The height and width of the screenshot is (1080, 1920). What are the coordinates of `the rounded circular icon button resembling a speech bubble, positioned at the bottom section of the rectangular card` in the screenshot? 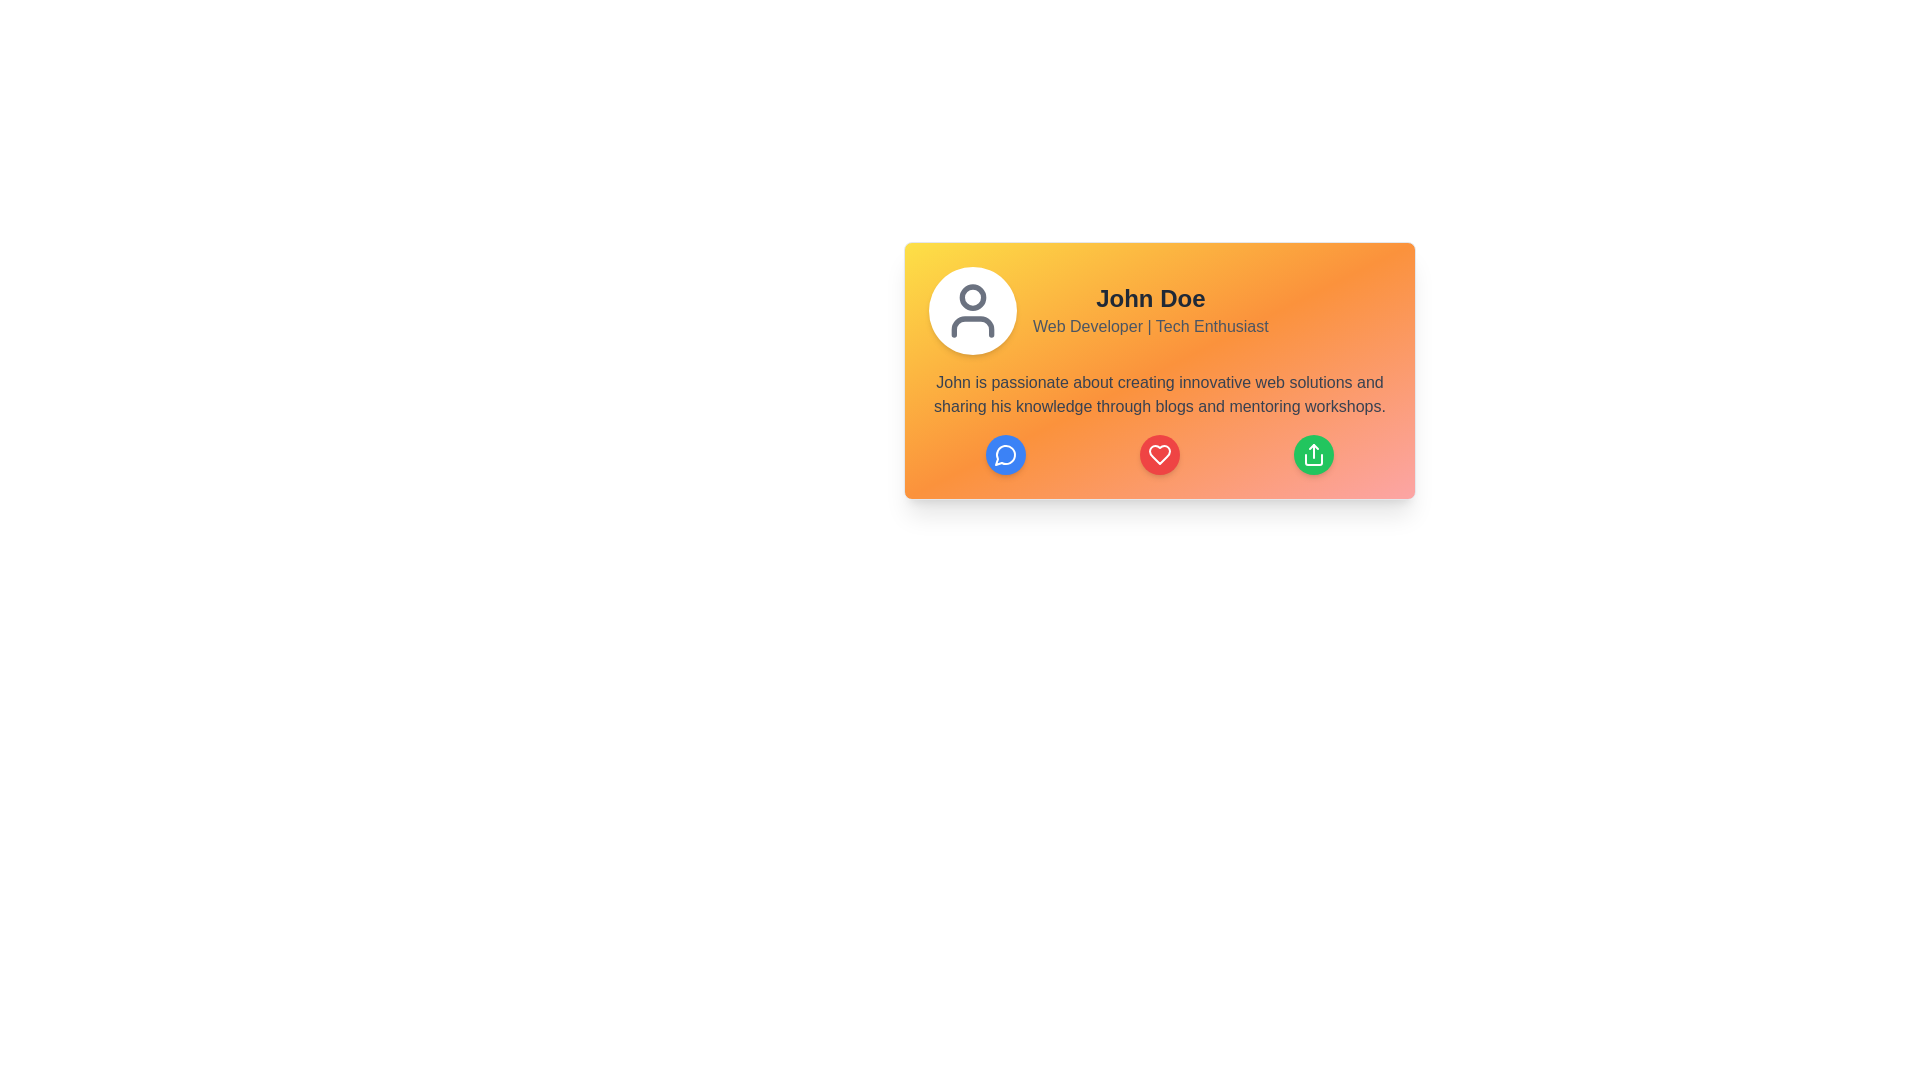 It's located at (1006, 455).